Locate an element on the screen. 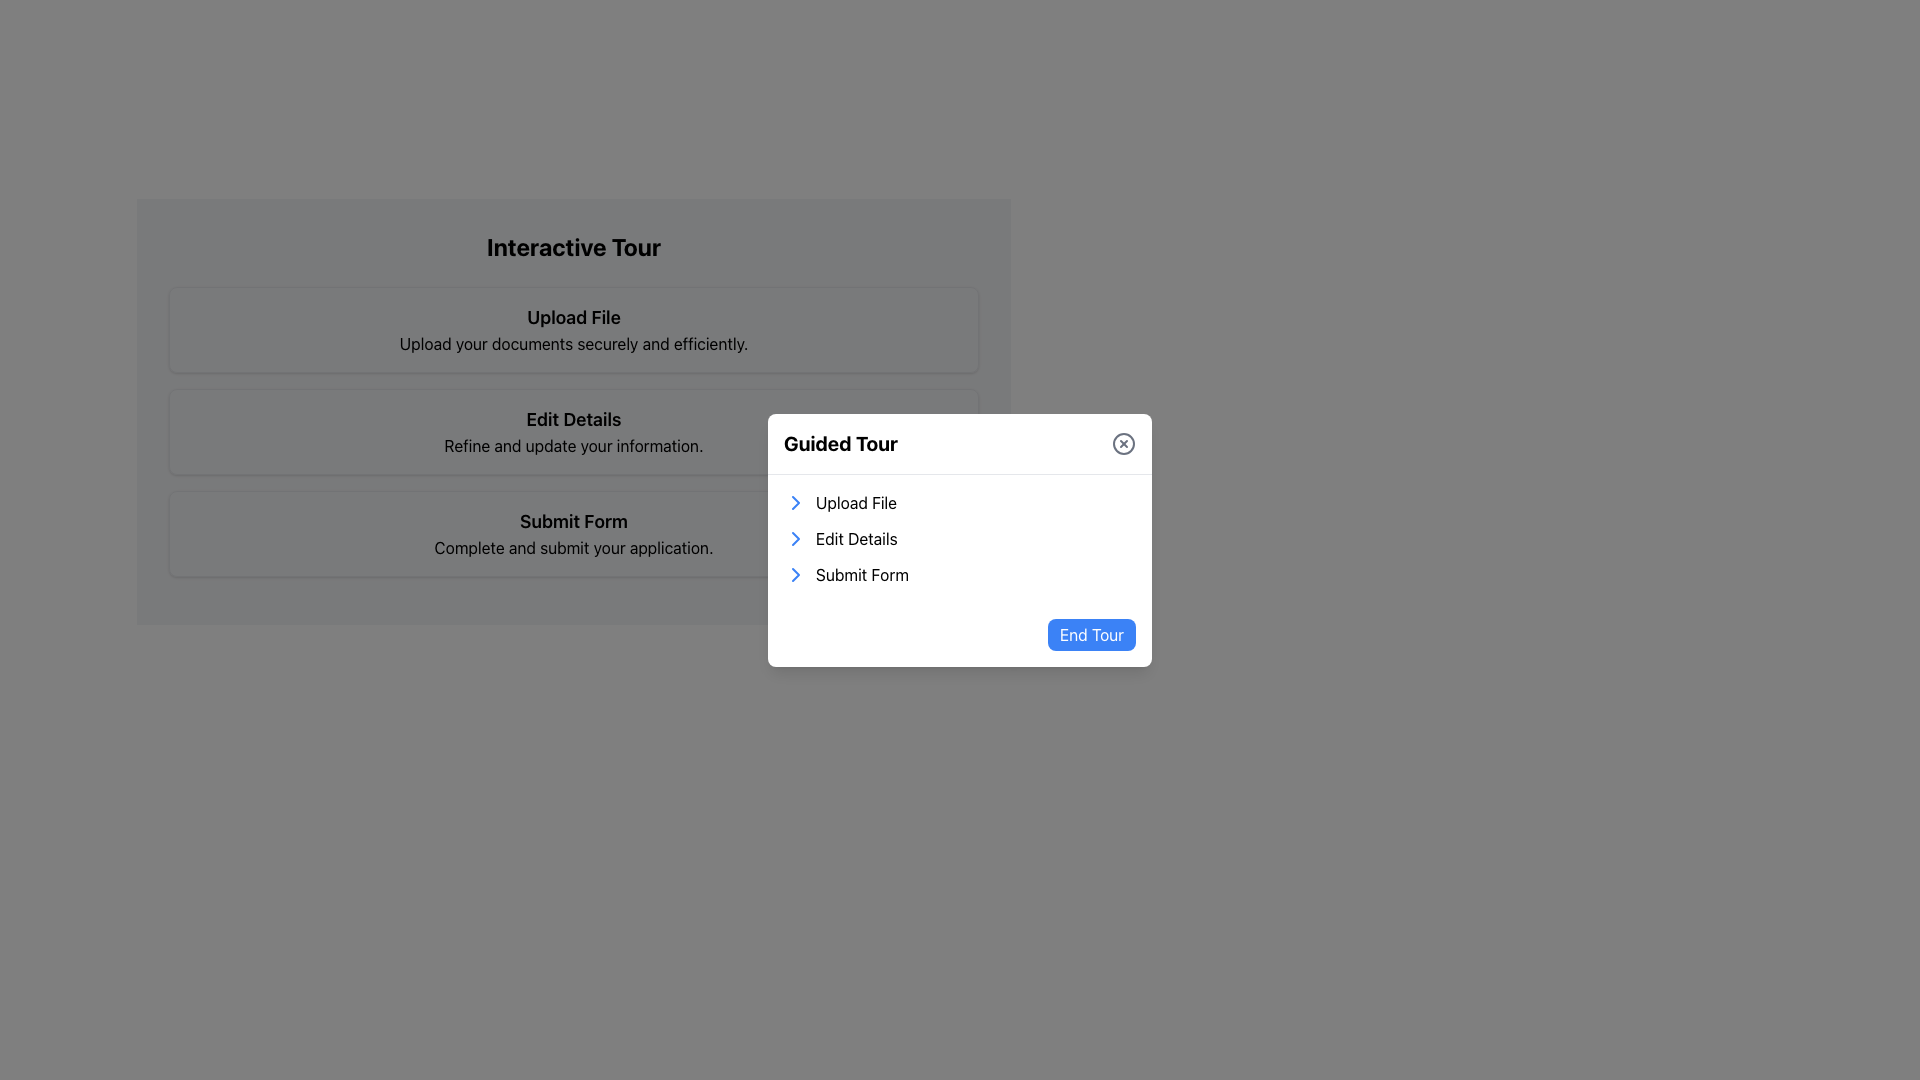 The height and width of the screenshot is (1080, 1920). the blue Chevron icon located before the 'Edit Details' text in the 'Guided Tour' pop-up is located at coordinates (795, 536).